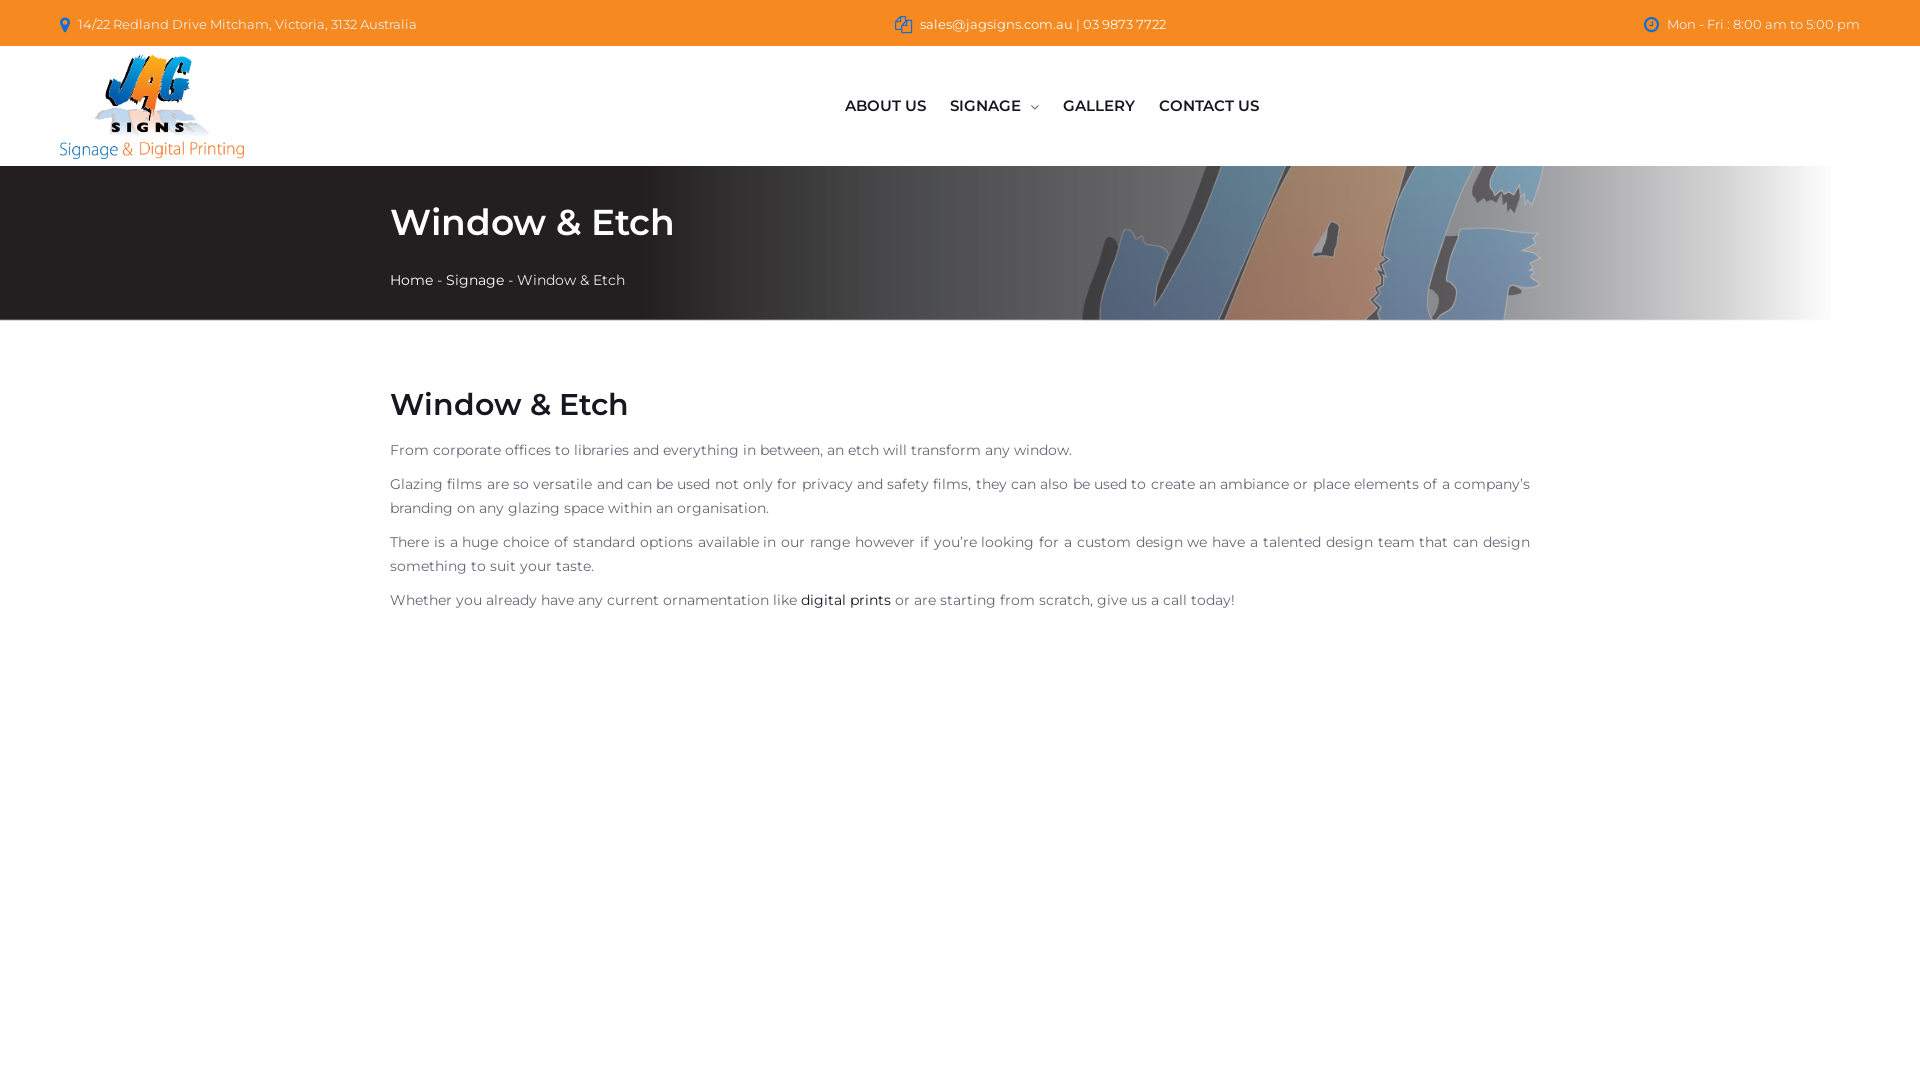  Describe the element at coordinates (474, 280) in the screenshot. I see `'Signage'` at that location.